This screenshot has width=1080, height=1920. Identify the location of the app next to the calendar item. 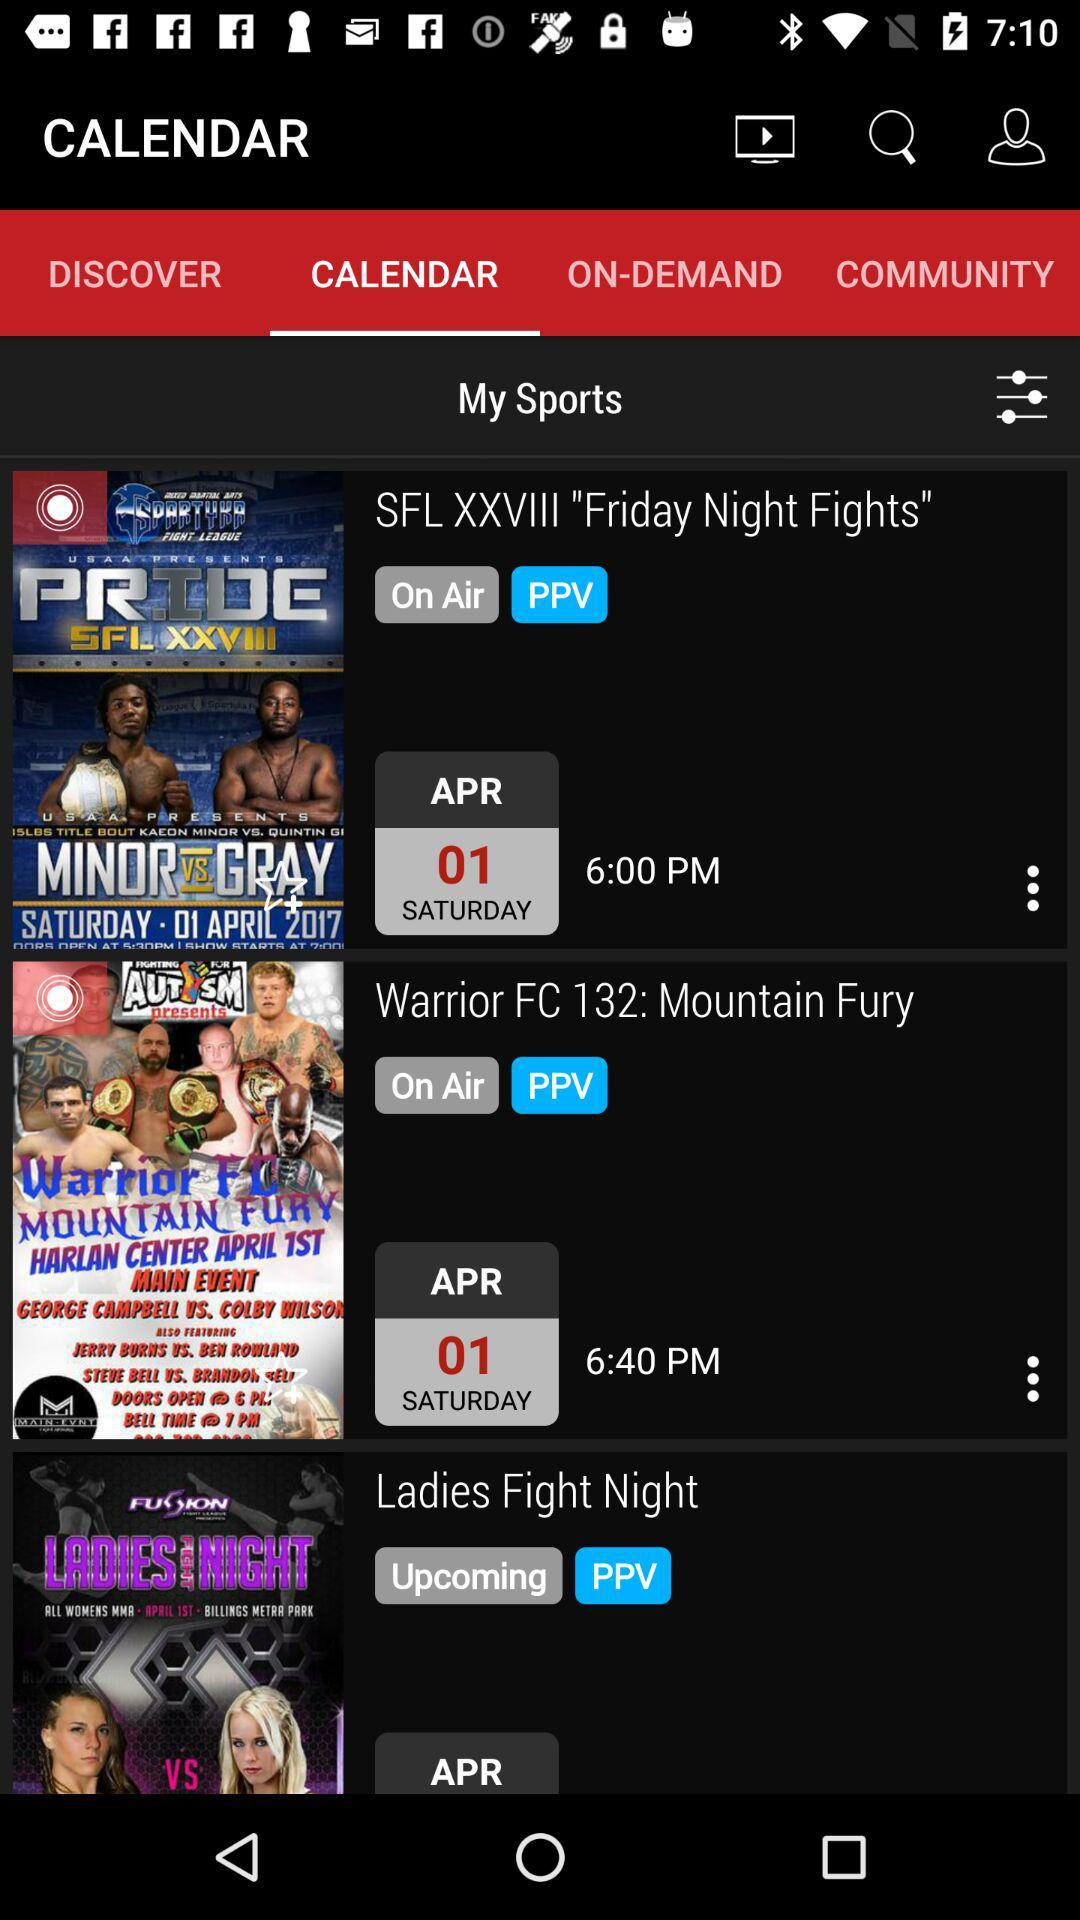
(764, 135).